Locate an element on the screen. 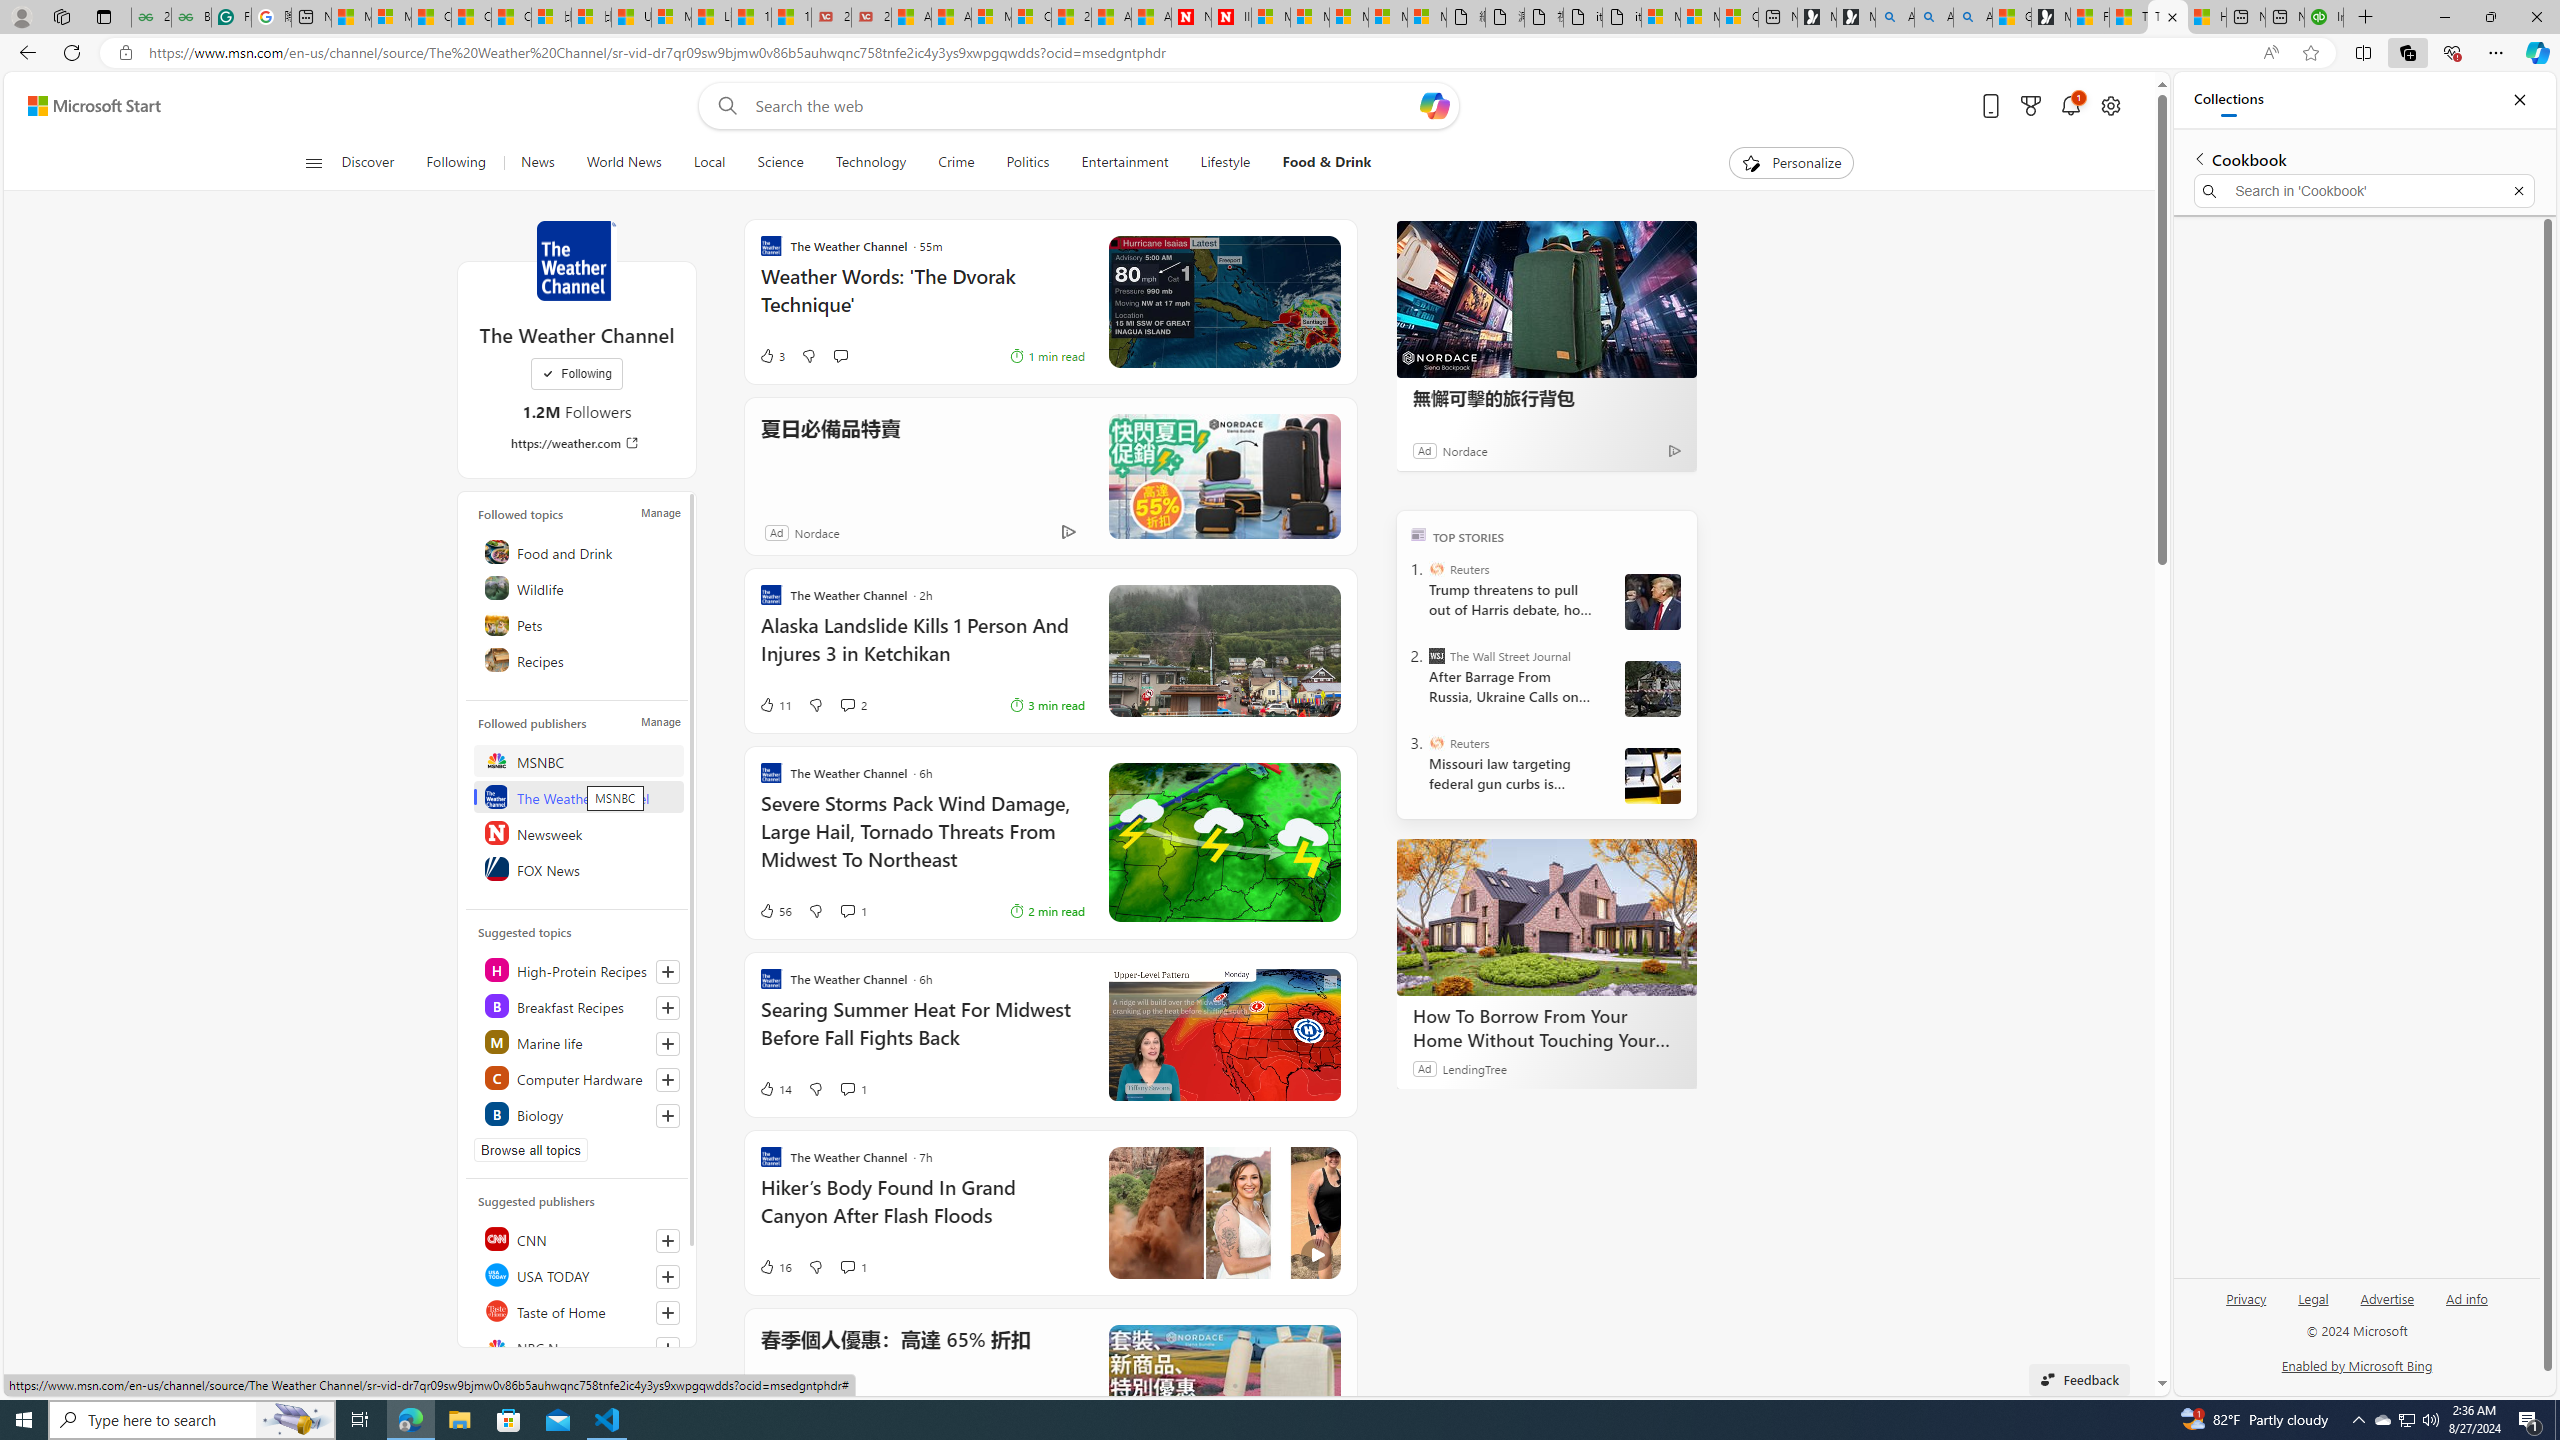  '11 Like' is located at coordinates (774, 704).